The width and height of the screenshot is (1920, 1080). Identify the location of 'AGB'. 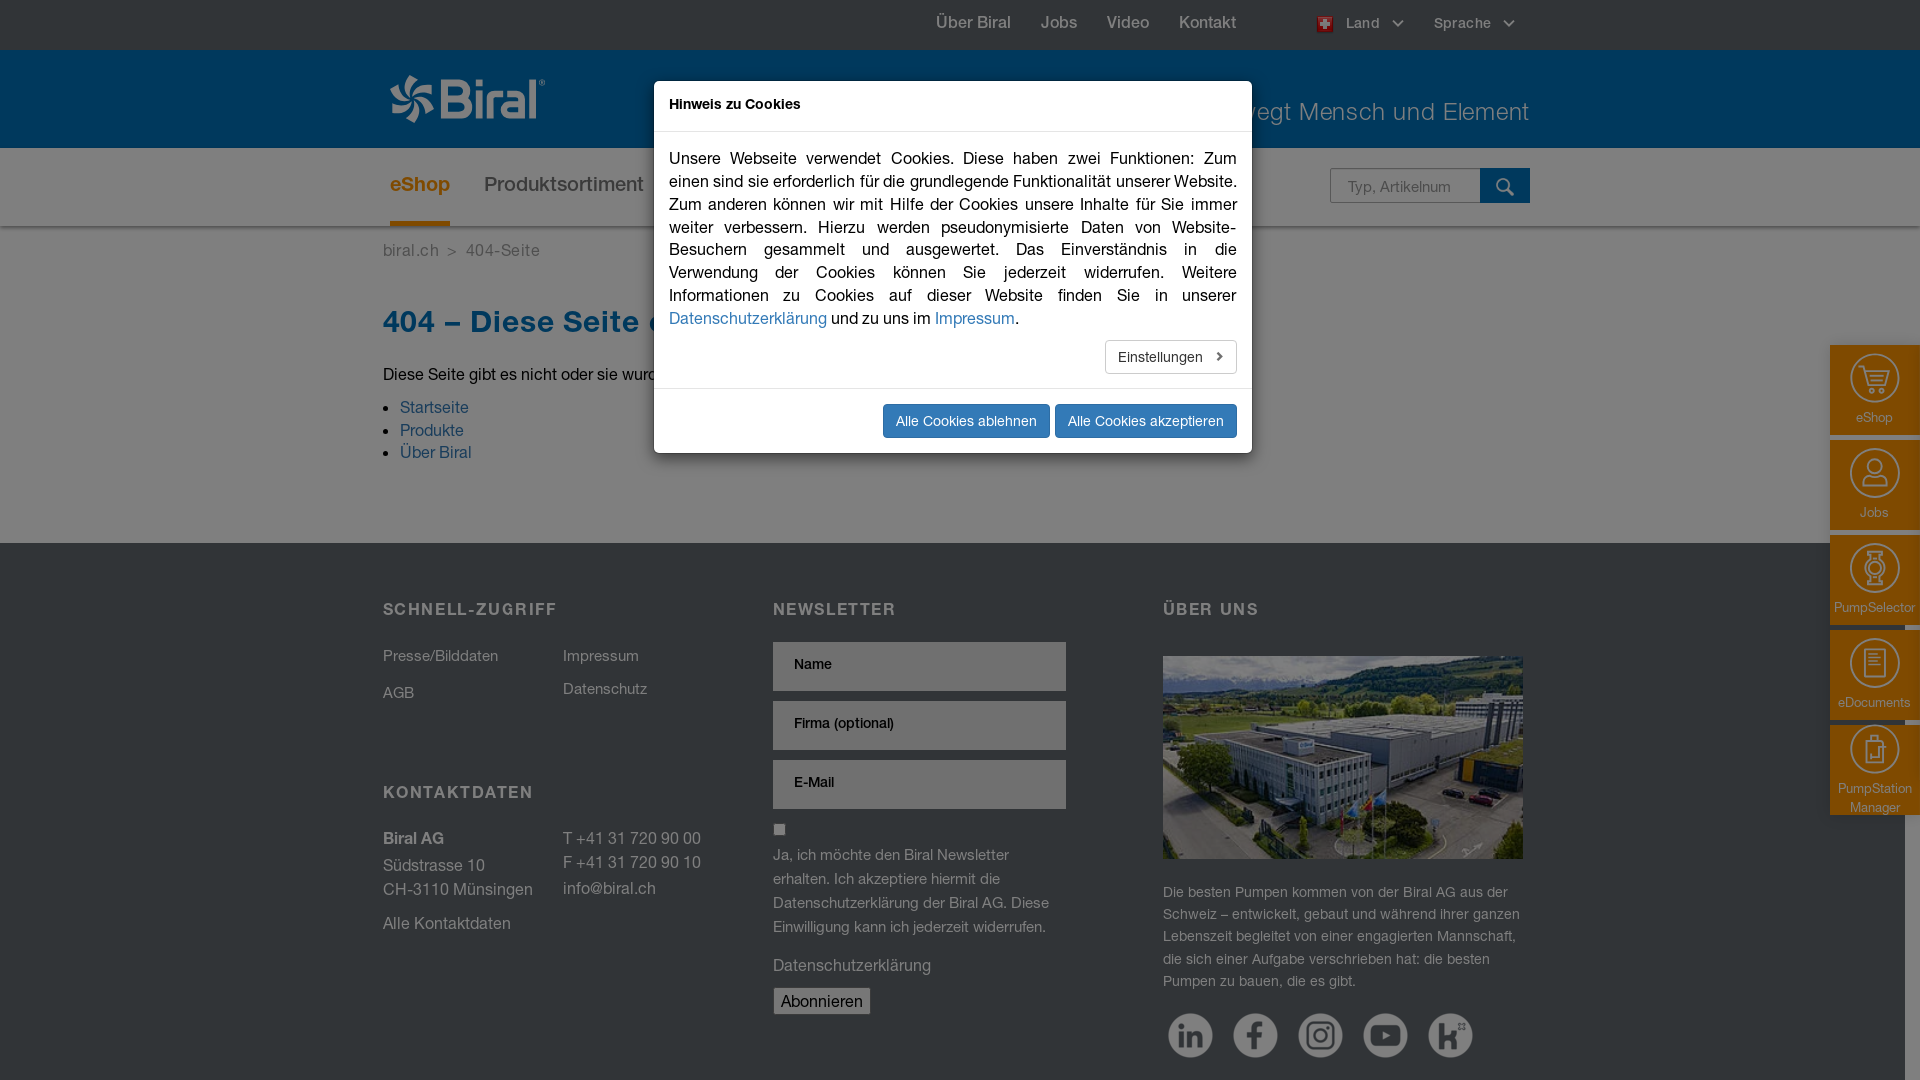
(397, 690).